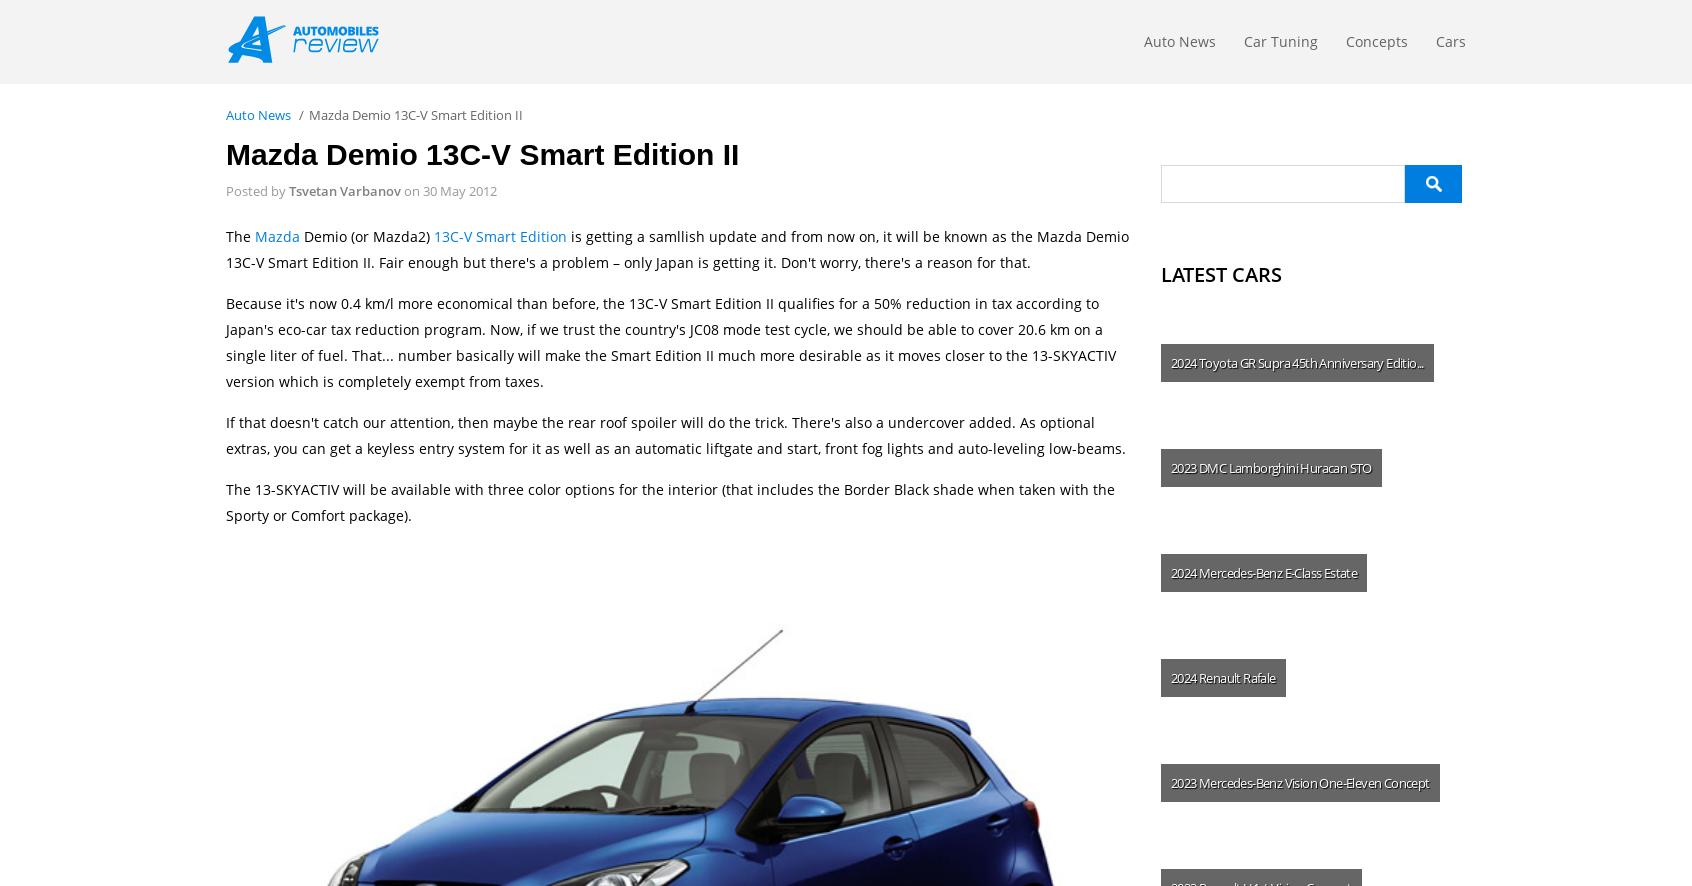  I want to click on 'DMC Lamborghini Huracan STO', so click(1284, 467).